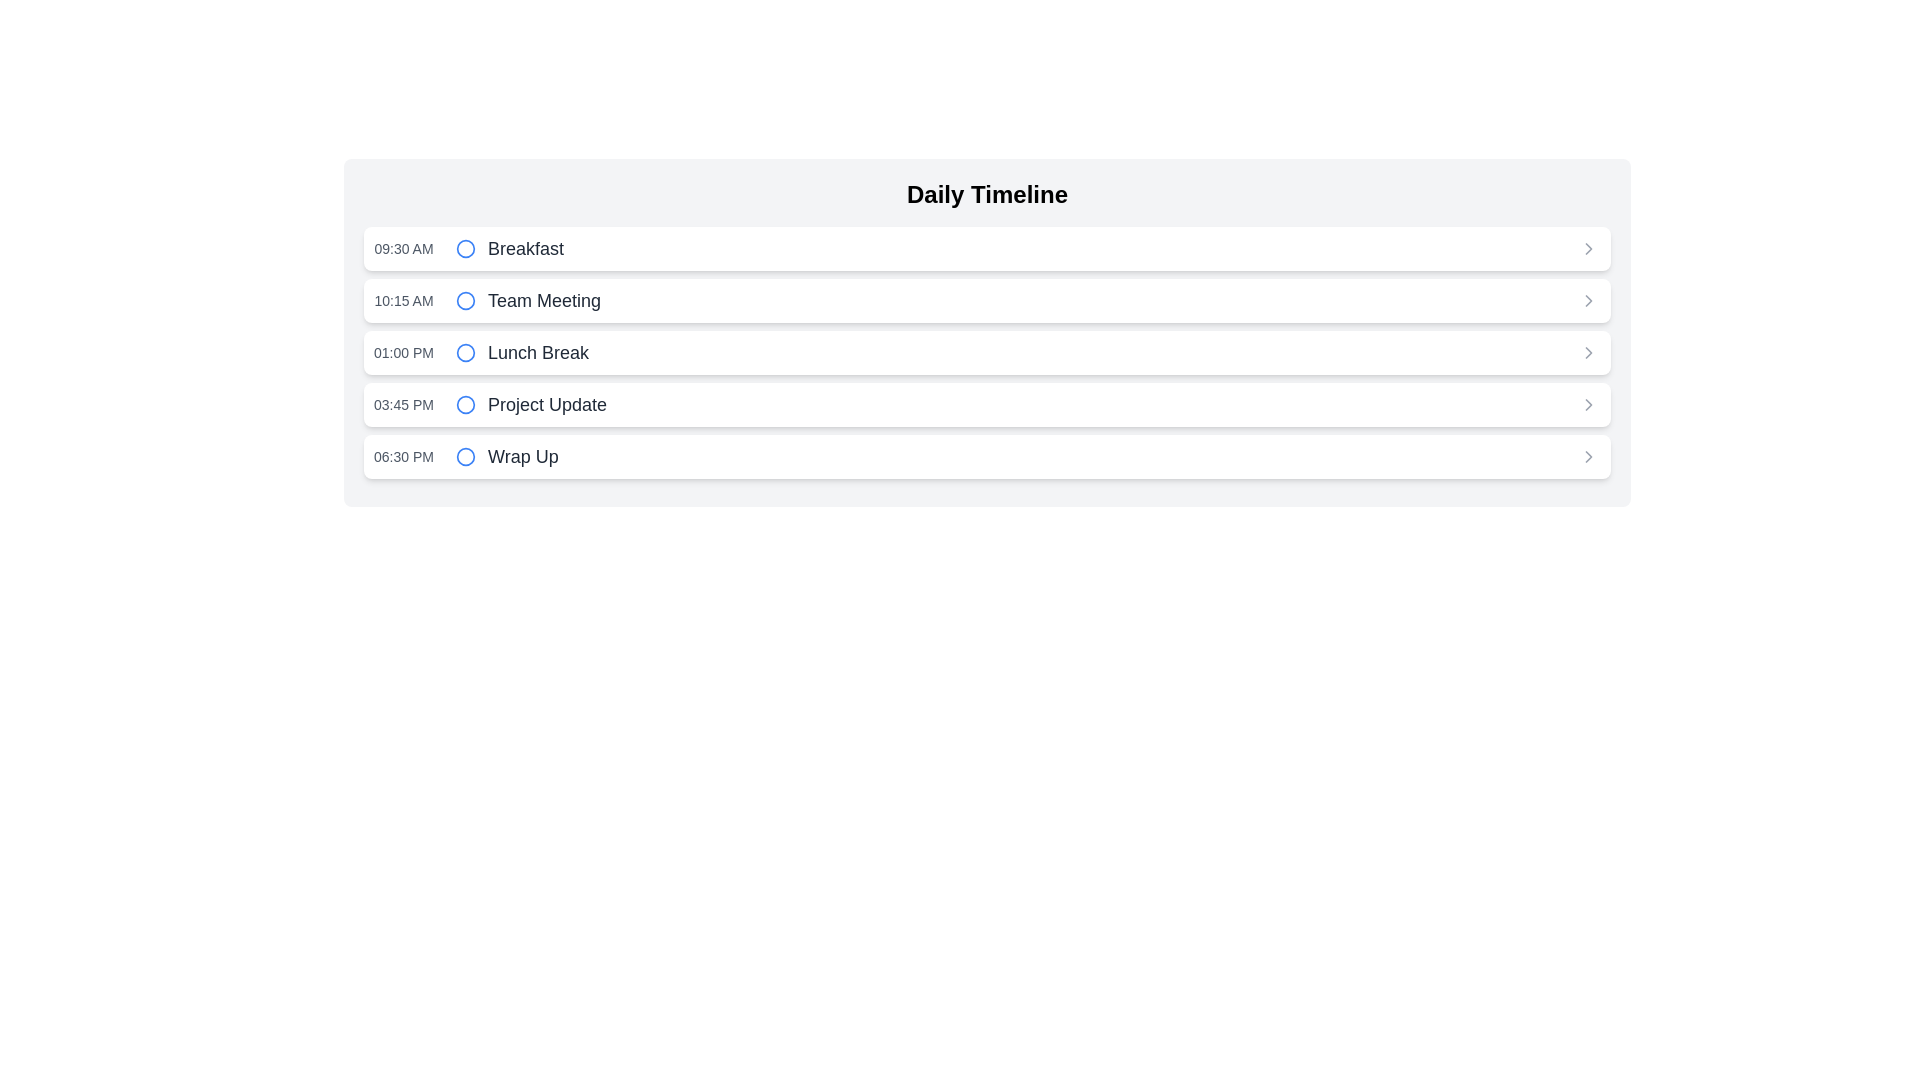 The width and height of the screenshot is (1920, 1080). What do you see at coordinates (1587, 300) in the screenshot?
I see `the Chevron icon button located at the far right of the 'Team Meeting' entry in the timeline list` at bounding box center [1587, 300].